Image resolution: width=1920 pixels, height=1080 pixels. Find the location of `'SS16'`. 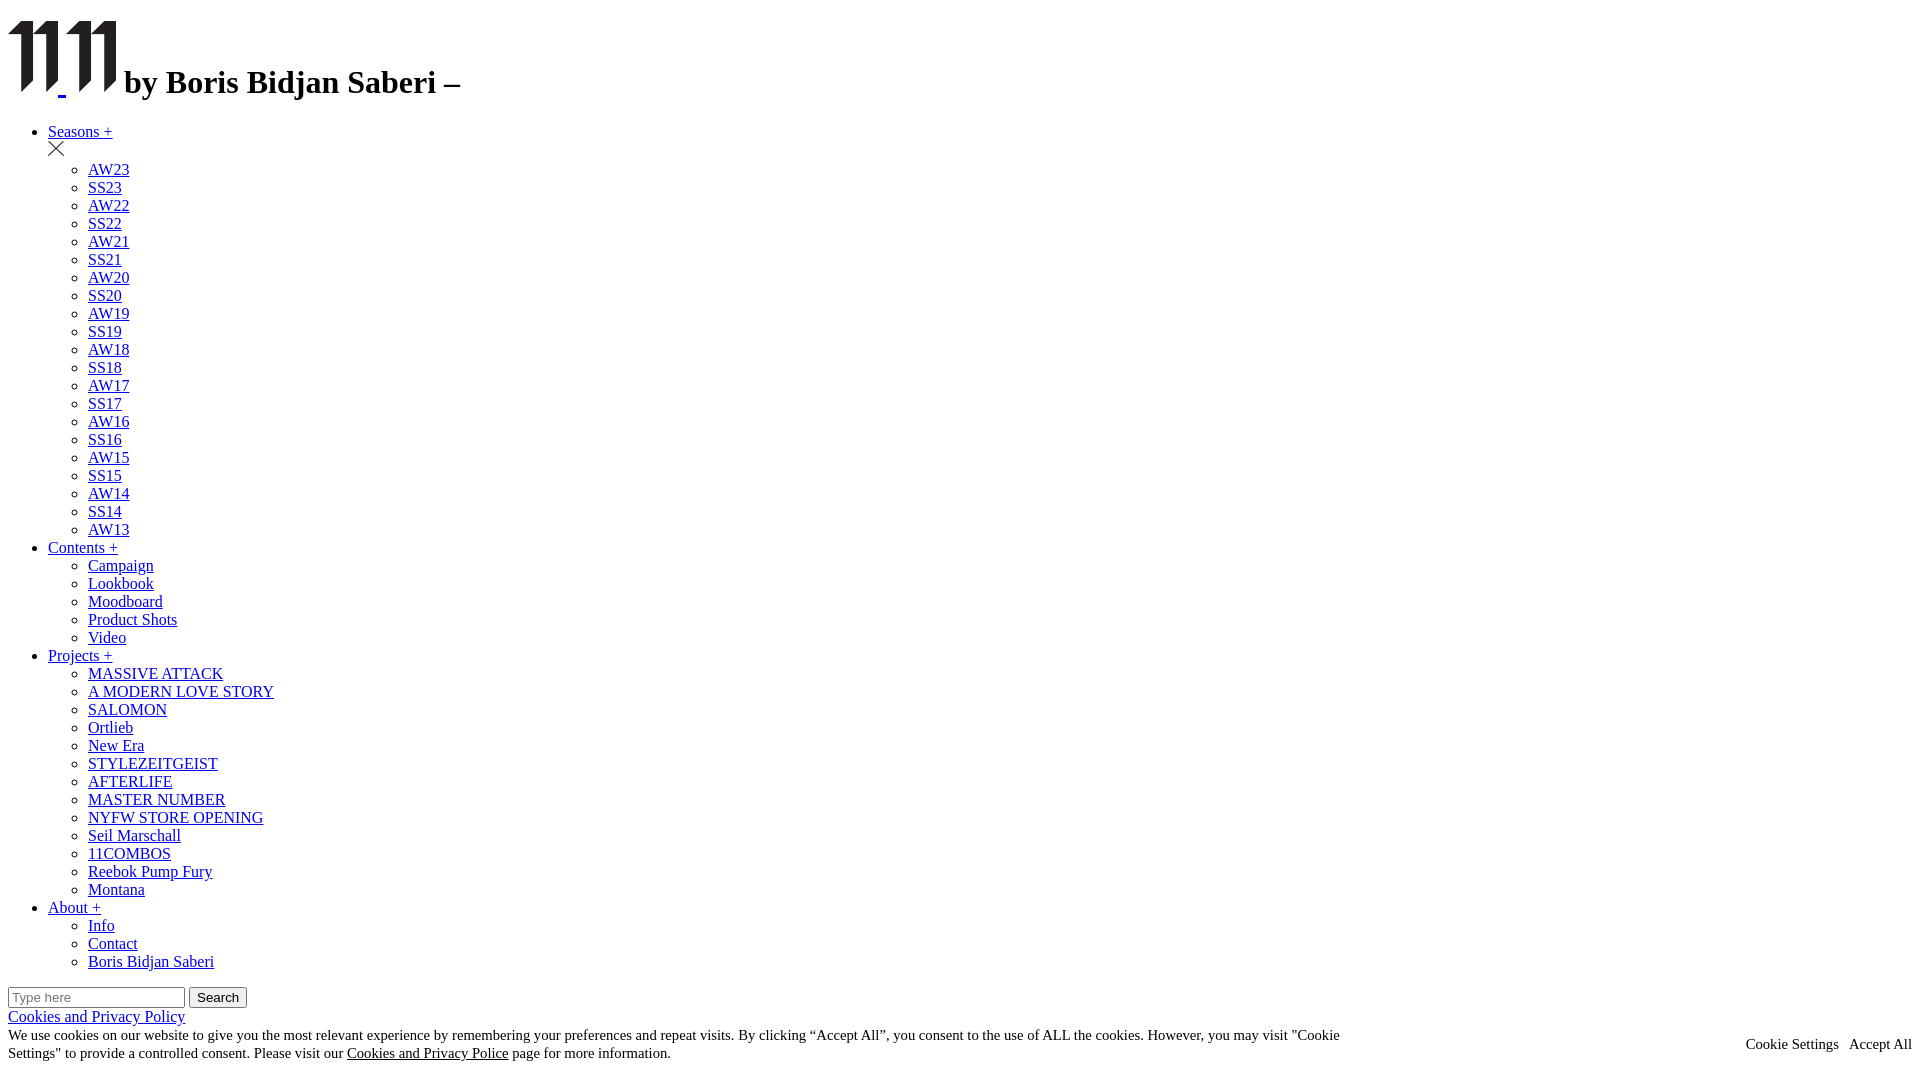

'SS16' is located at coordinates (104, 438).